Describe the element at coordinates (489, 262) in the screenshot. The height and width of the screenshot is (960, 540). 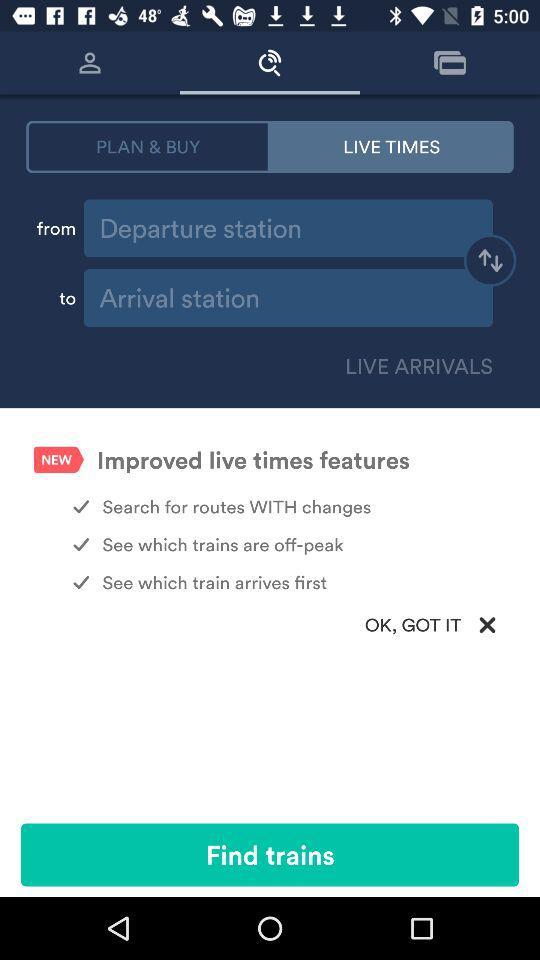
I see `switch destination` at that location.